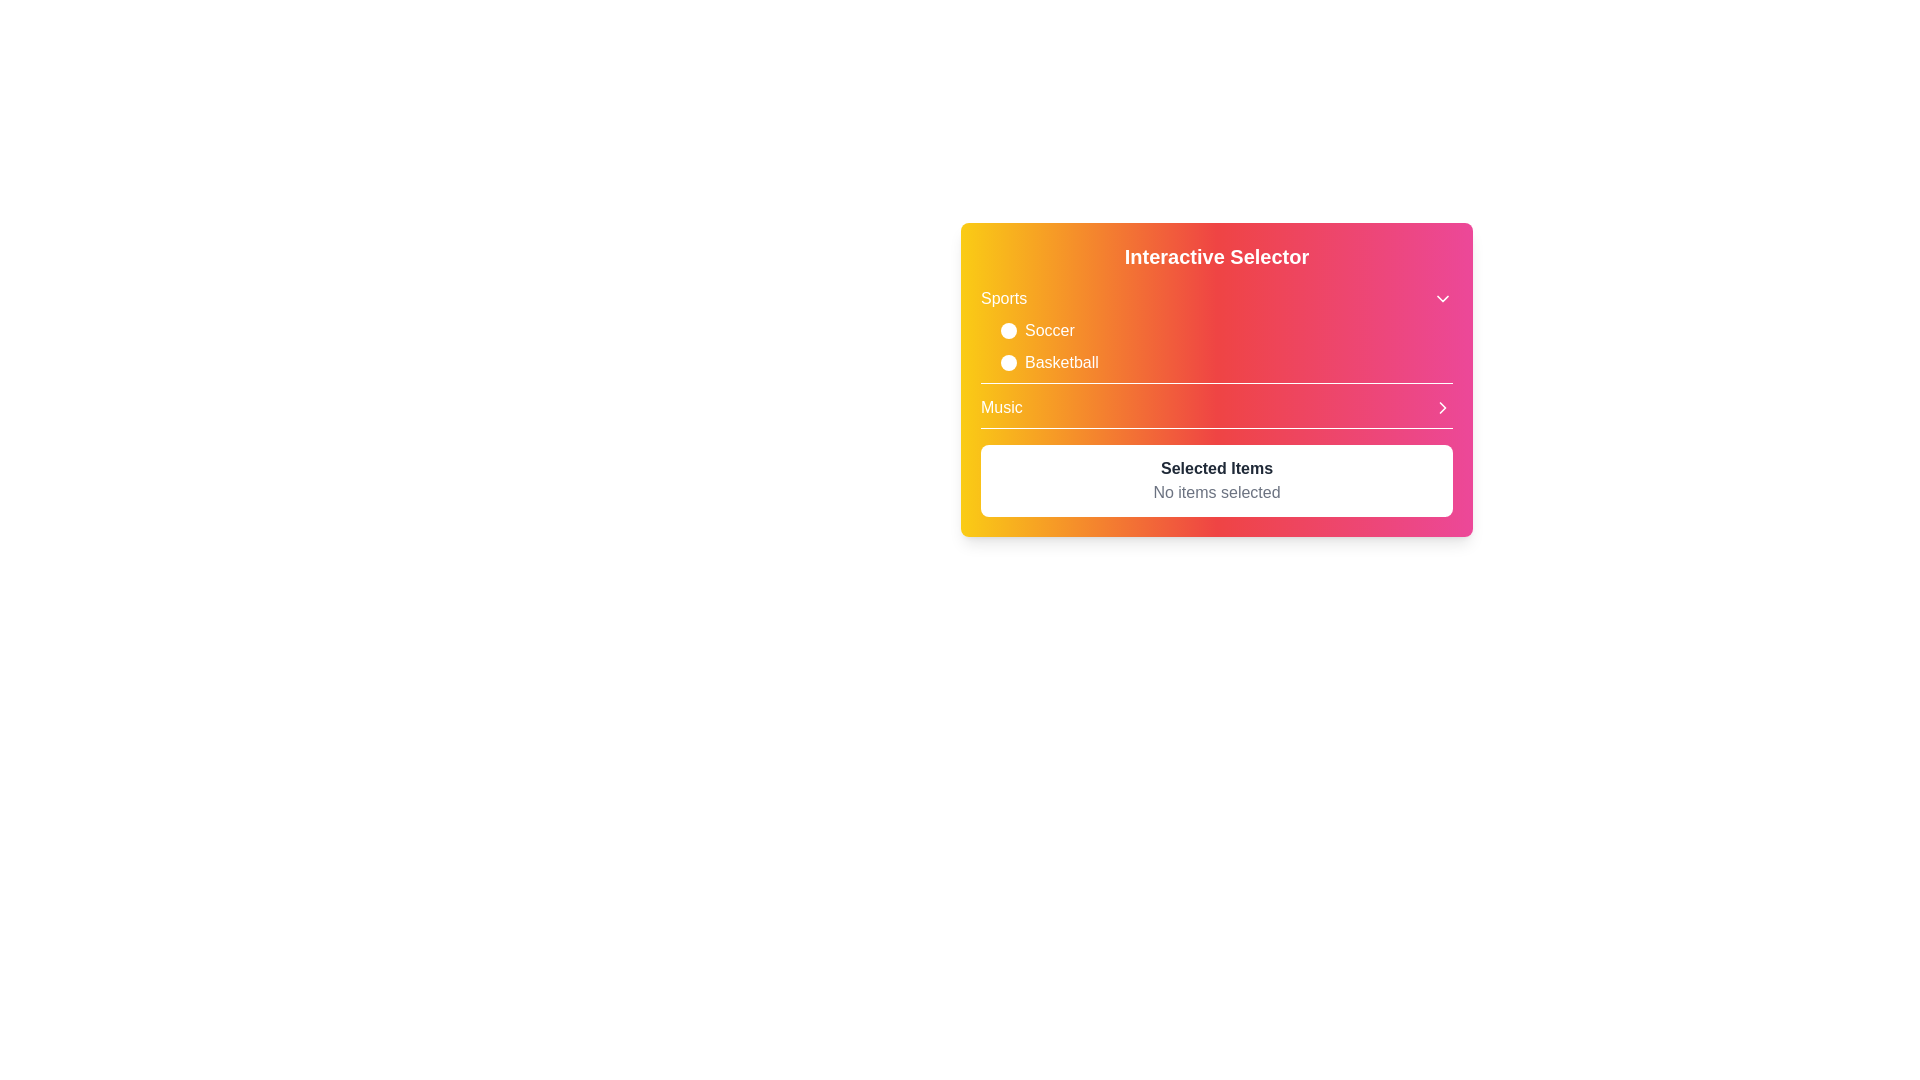  What do you see at coordinates (1008, 330) in the screenshot?
I see `the selection indicator icon for the 'Soccer' option located in the 'Sports' section` at bounding box center [1008, 330].